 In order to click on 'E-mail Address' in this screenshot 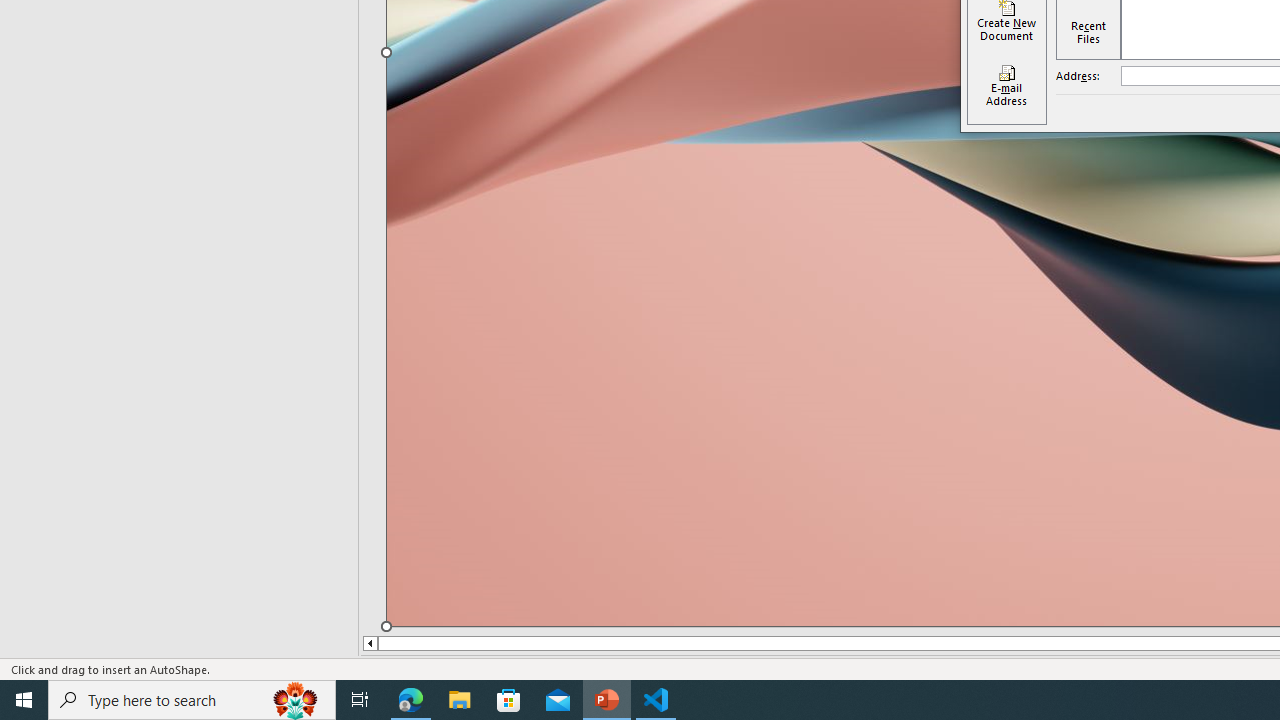, I will do `click(1006, 85)`.